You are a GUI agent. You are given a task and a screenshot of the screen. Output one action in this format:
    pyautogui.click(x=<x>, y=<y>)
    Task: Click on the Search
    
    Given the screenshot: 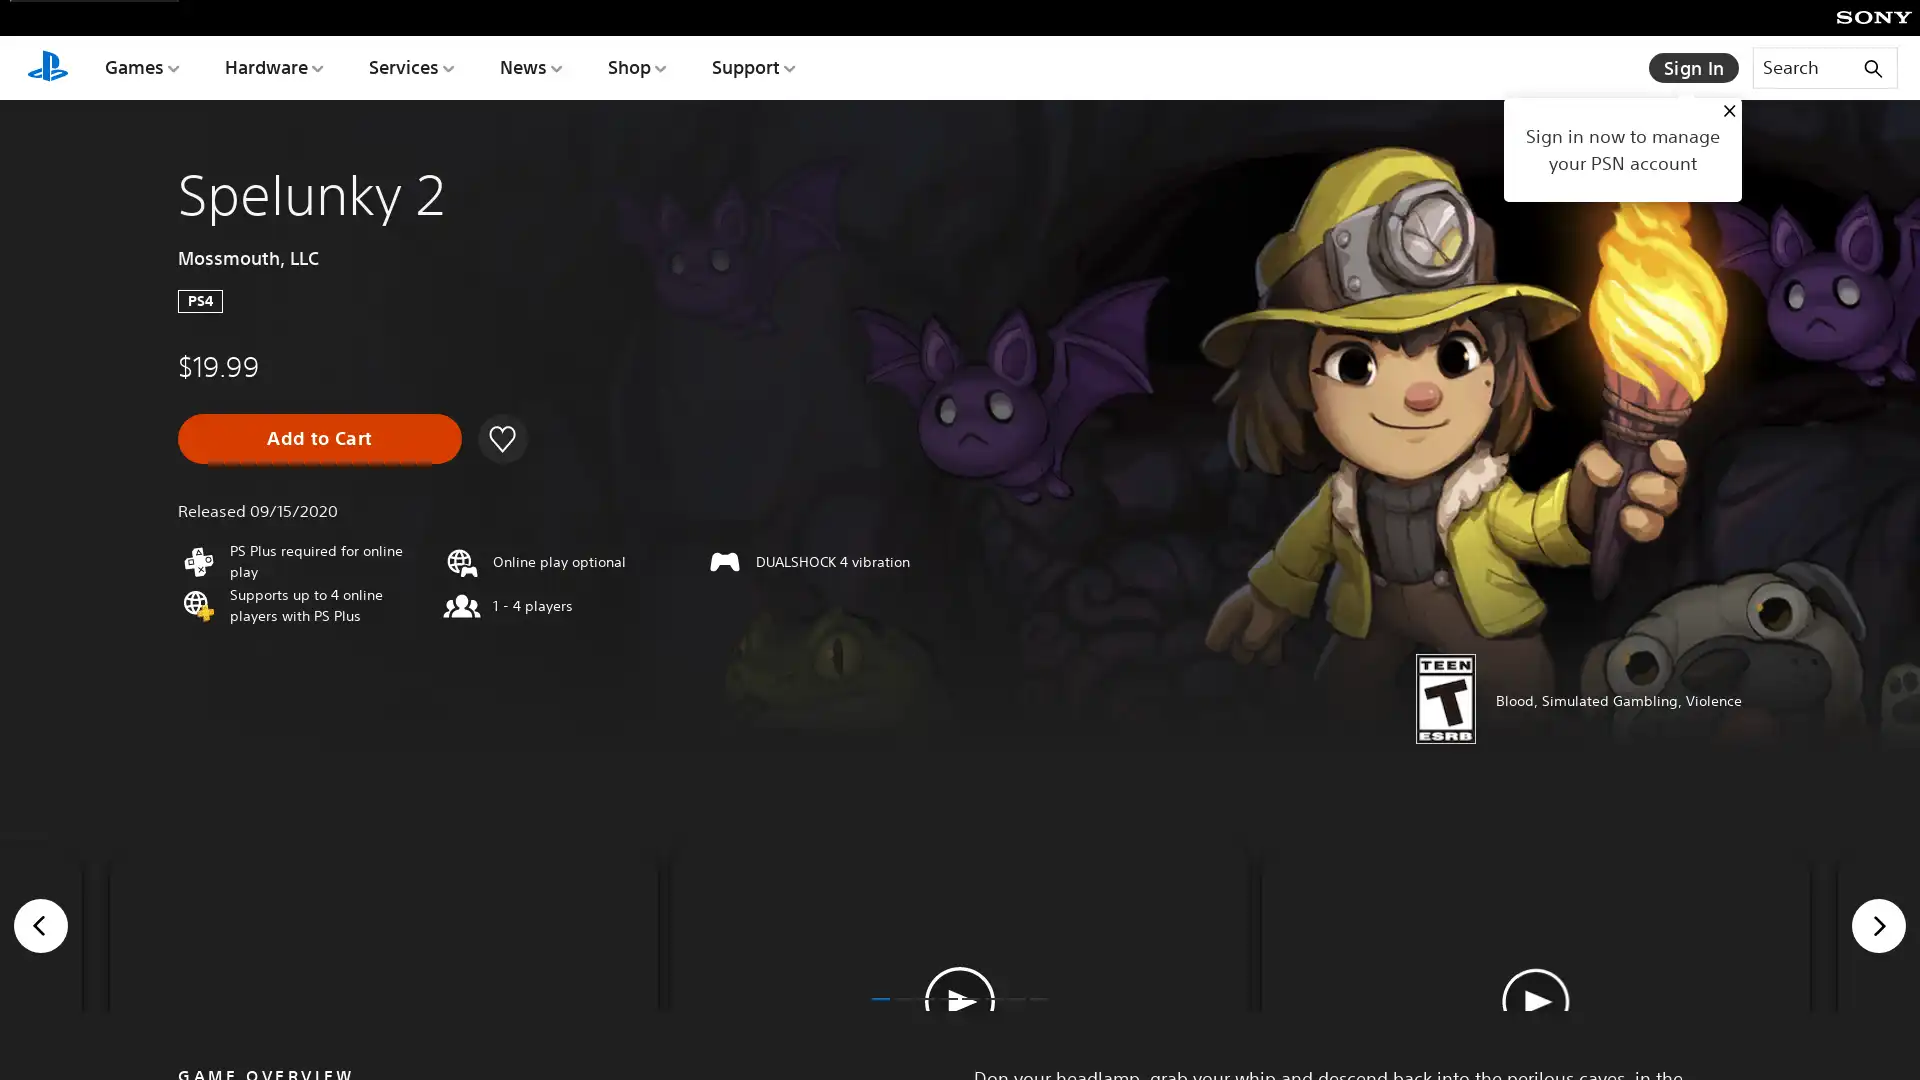 What is the action you would take?
    pyautogui.click(x=1824, y=66)
    